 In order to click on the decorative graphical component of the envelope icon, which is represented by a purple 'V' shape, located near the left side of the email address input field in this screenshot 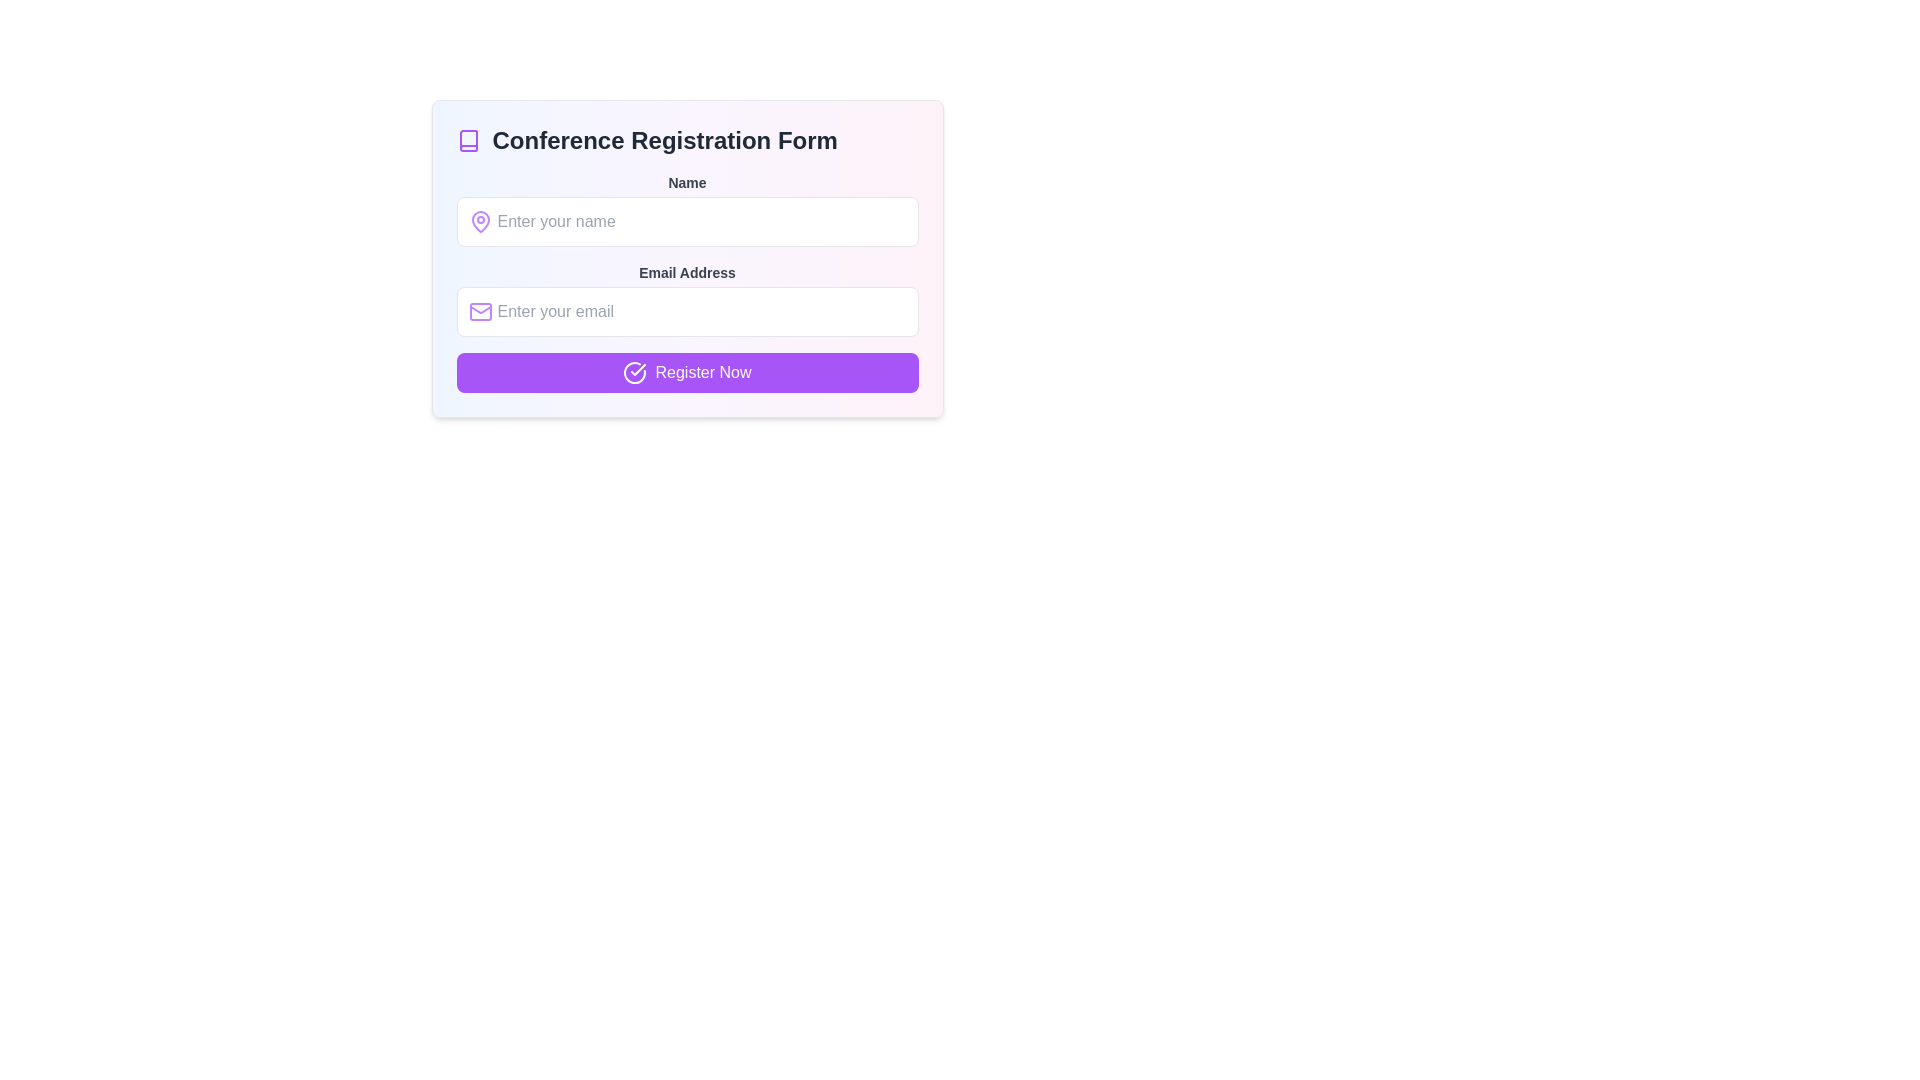, I will do `click(480, 309)`.